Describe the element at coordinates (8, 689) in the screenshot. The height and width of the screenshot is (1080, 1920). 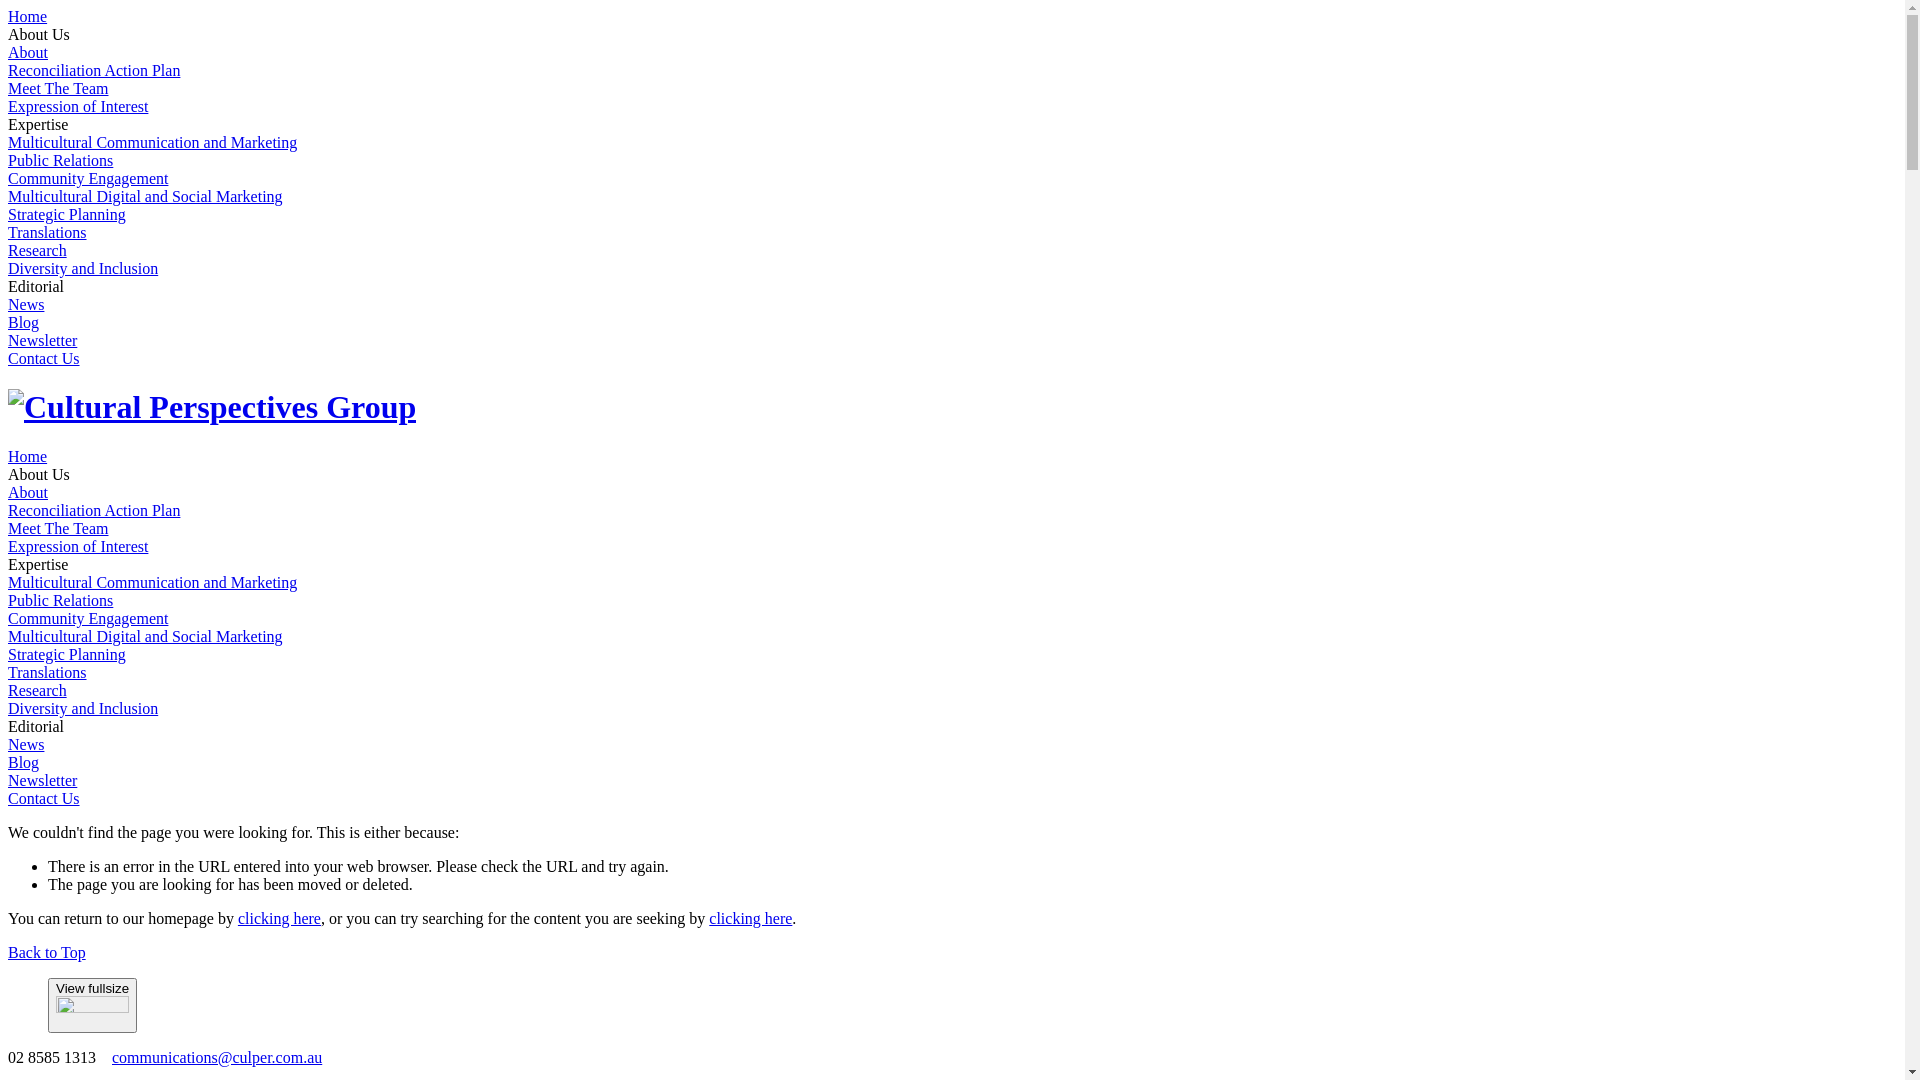
I see `'Research'` at that location.